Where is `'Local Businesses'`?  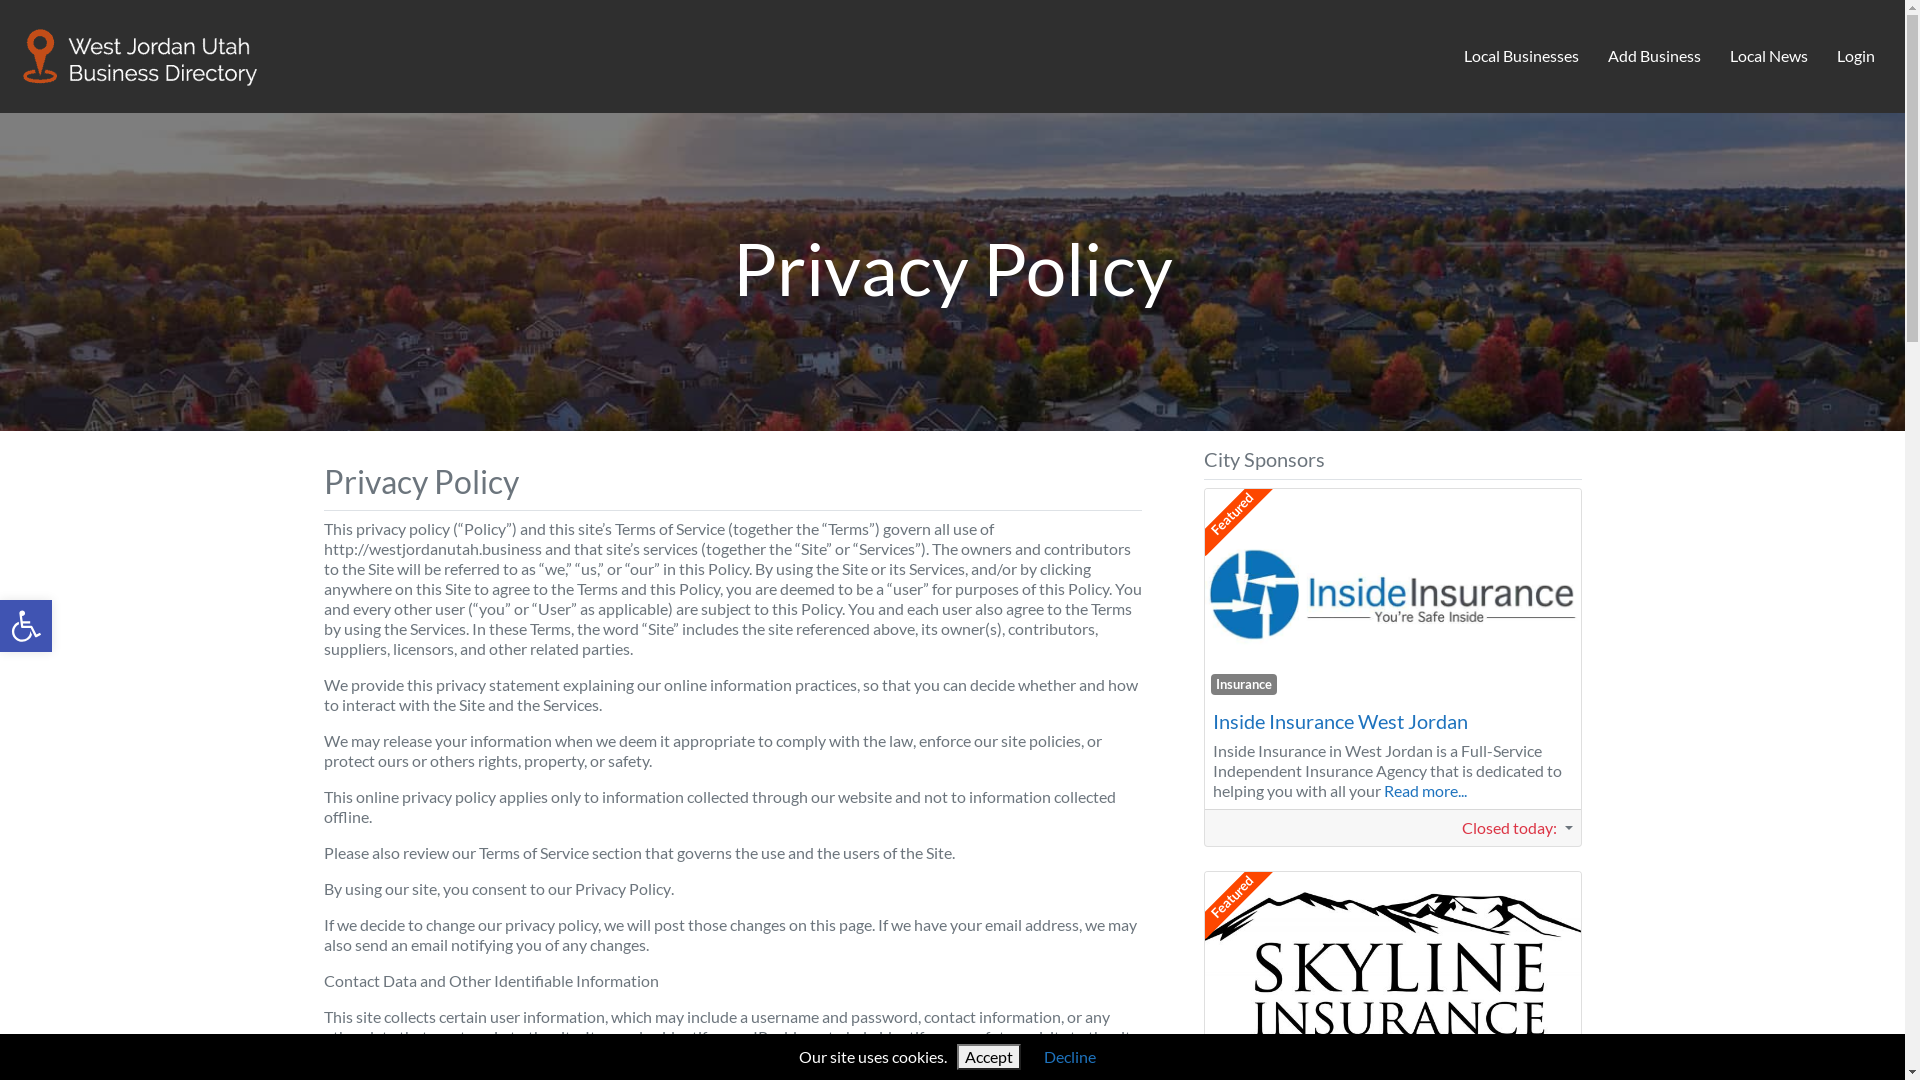
'Local Businesses' is located at coordinates (1520, 56).